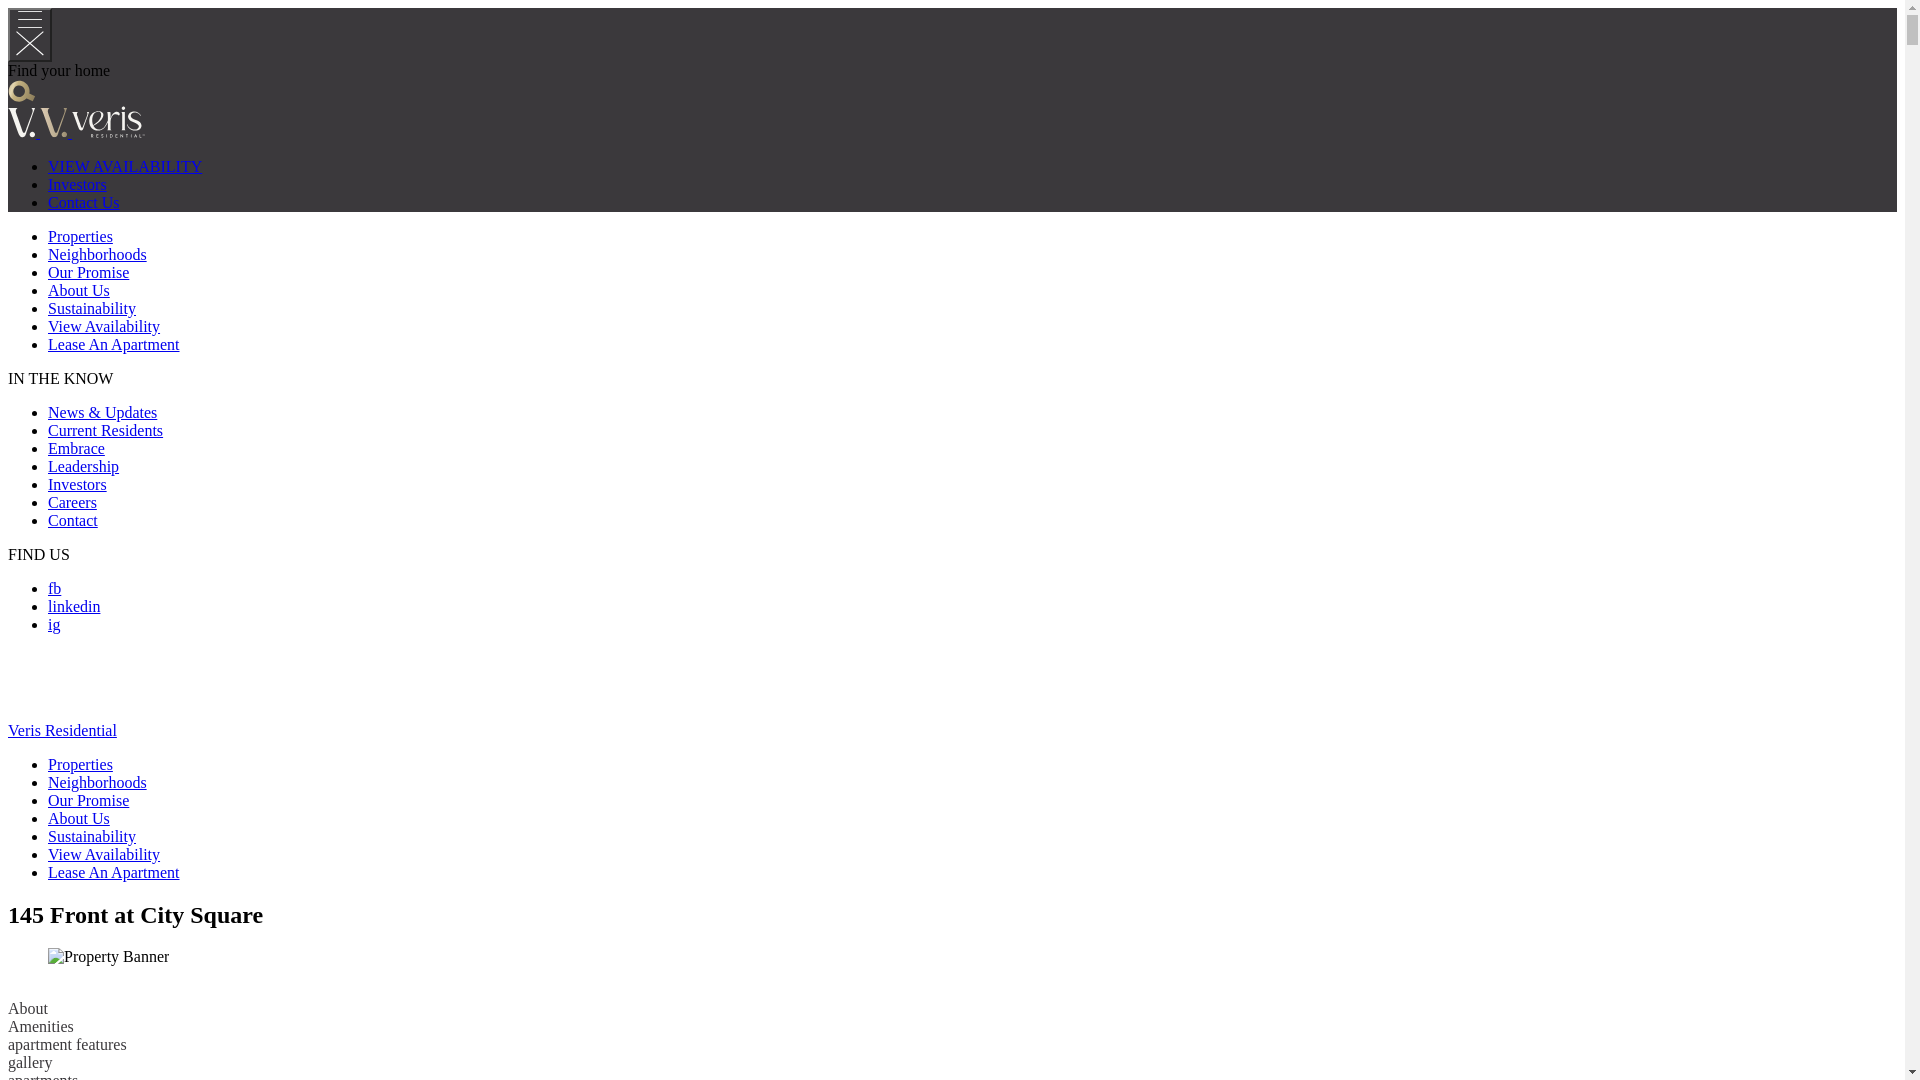  What do you see at coordinates (113, 871) in the screenshot?
I see `'Lease An Apartment'` at bounding box center [113, 871].